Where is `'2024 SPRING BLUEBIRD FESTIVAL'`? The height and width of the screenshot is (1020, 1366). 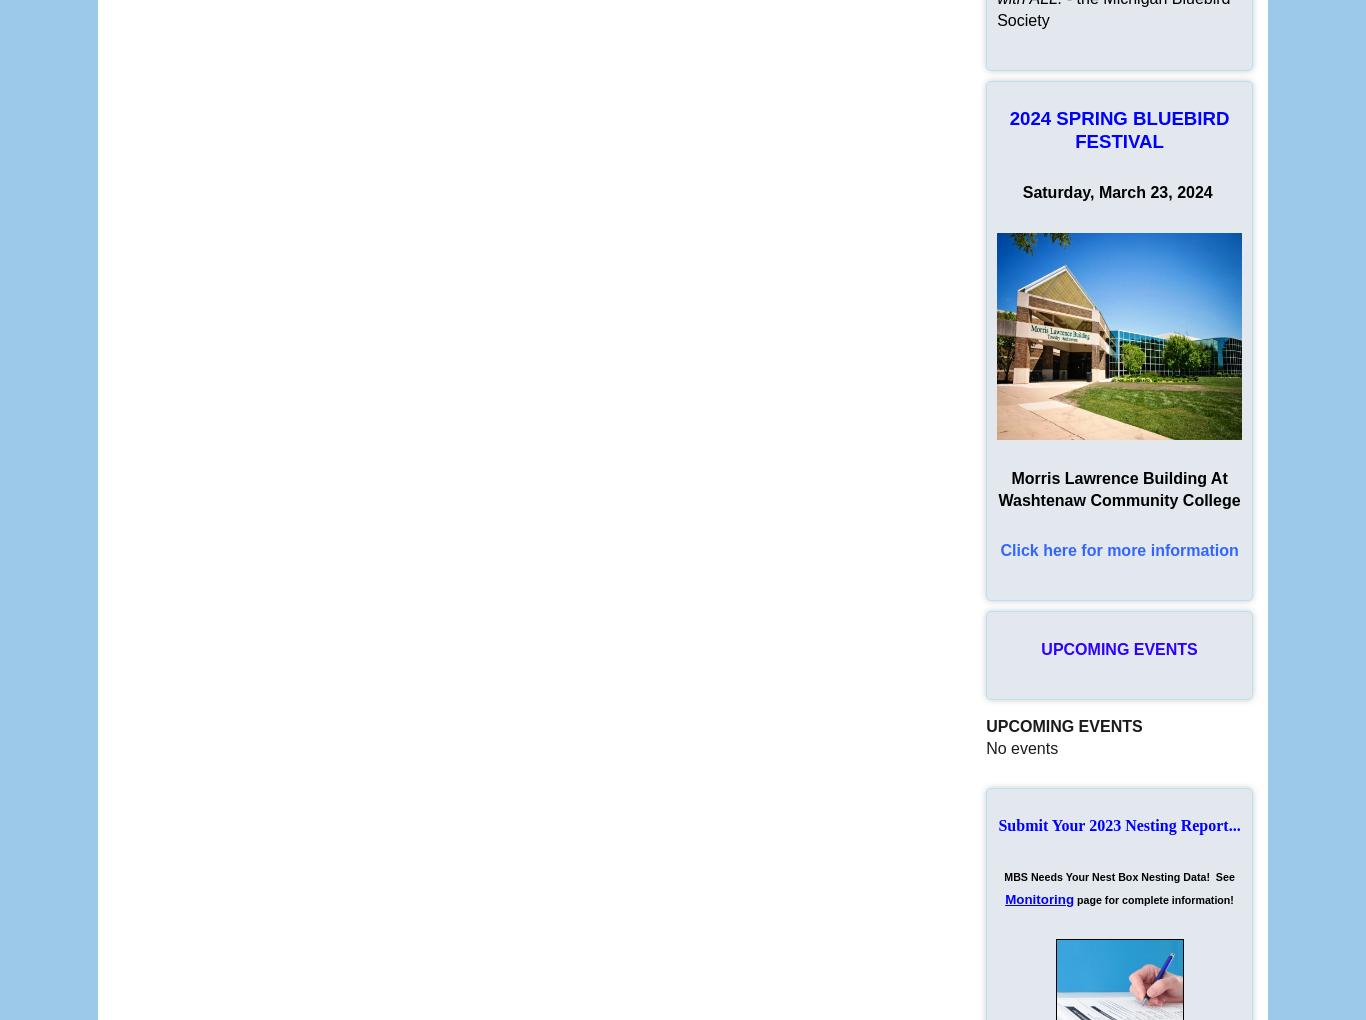 '2024 SPRING BLUEBIRD FESTIVAL' is located at coordinates (1118, 130).